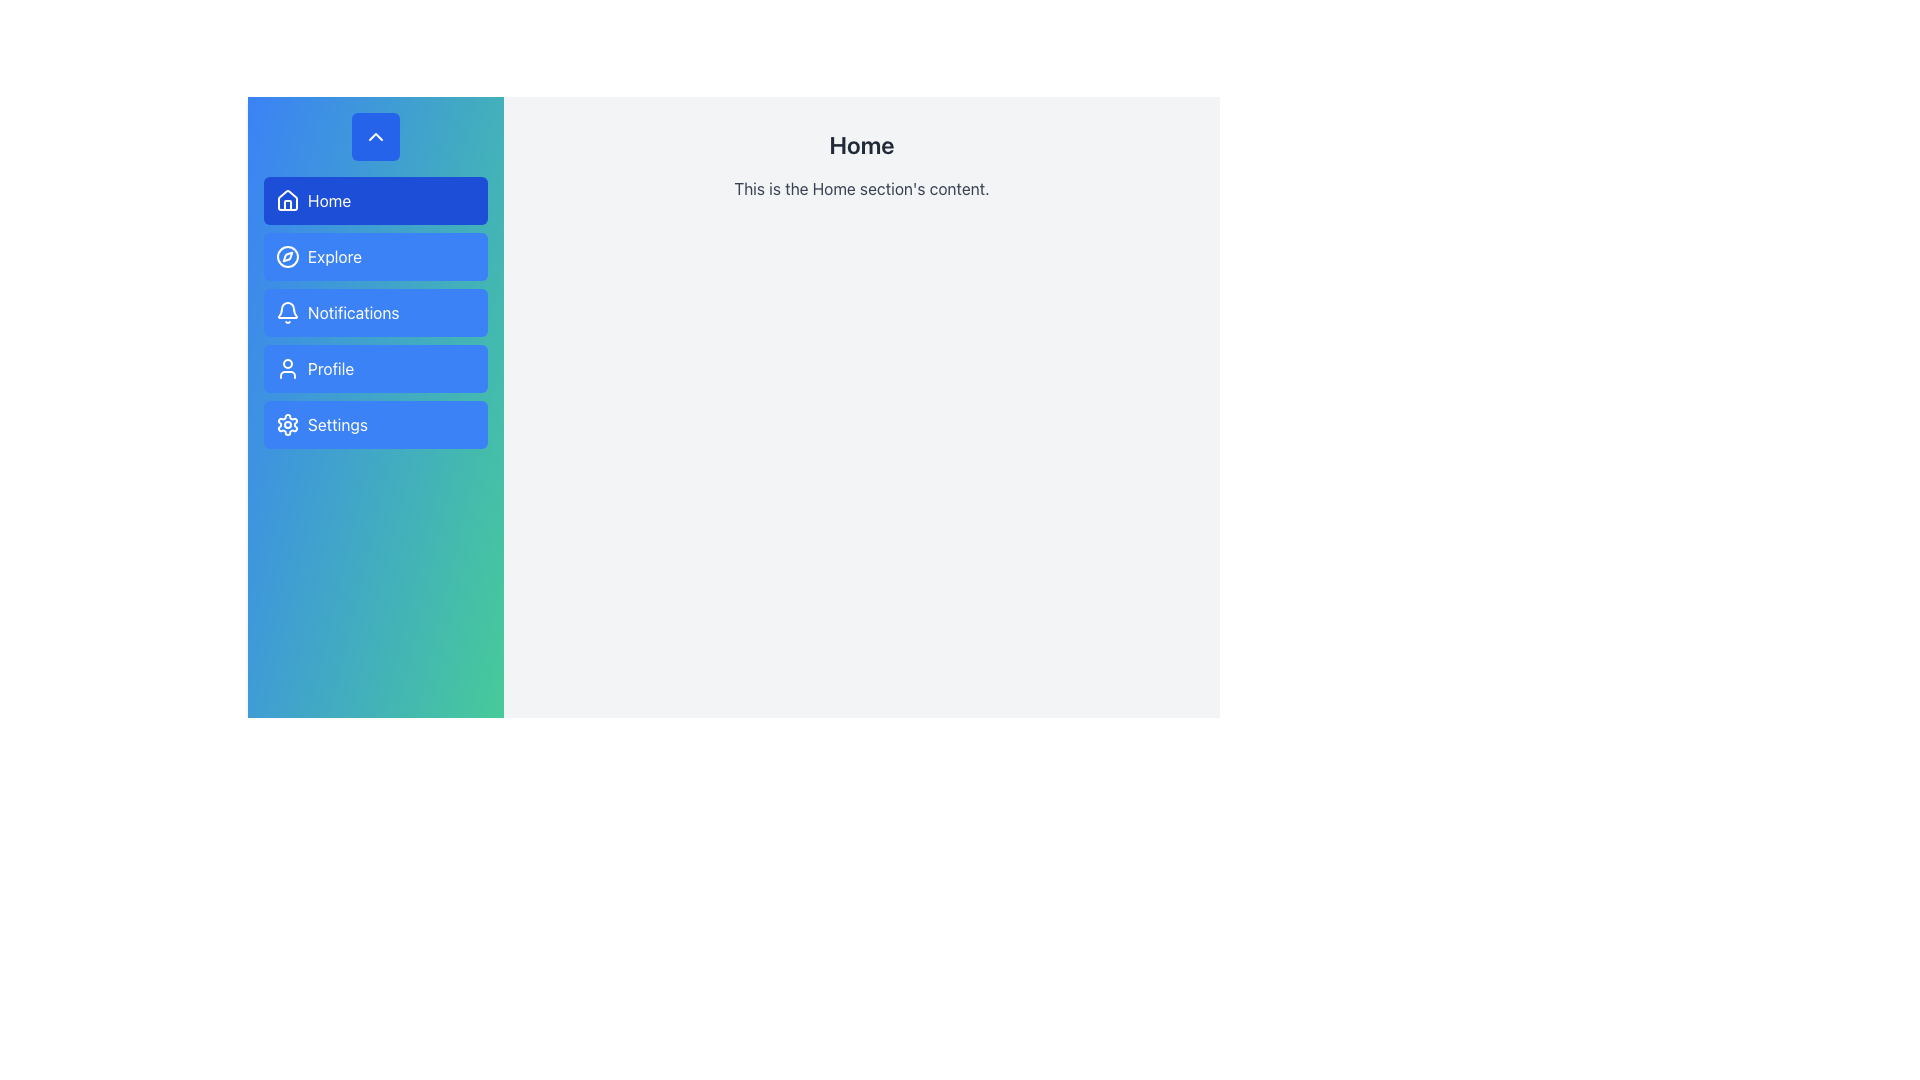  I want to click on the 'Home' navigation icon located at the top-left of the interface within the vertical menu panel, so click(287, 204).